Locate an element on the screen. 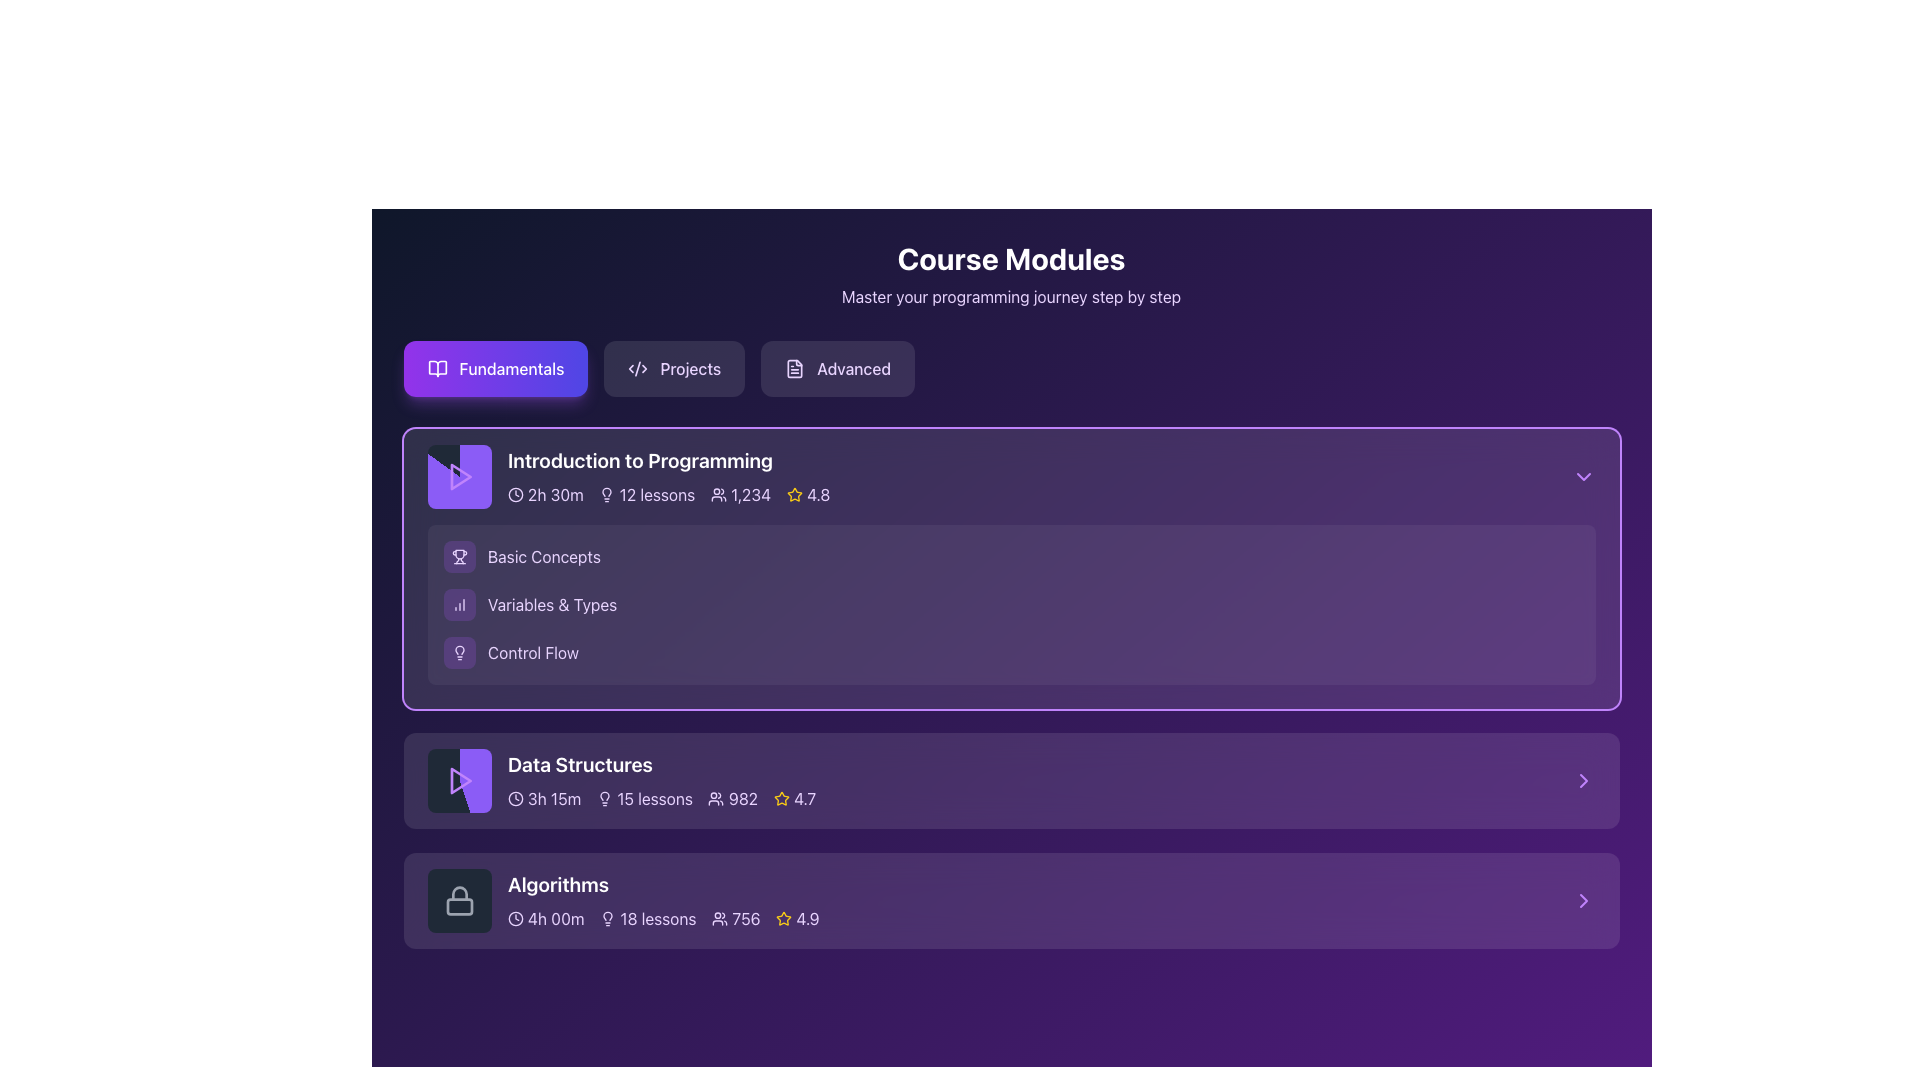  the star icon representing the rating system for the 'Algorithms' course module, located at the bottom right corner of the module box is located at coordinates (782, 918).